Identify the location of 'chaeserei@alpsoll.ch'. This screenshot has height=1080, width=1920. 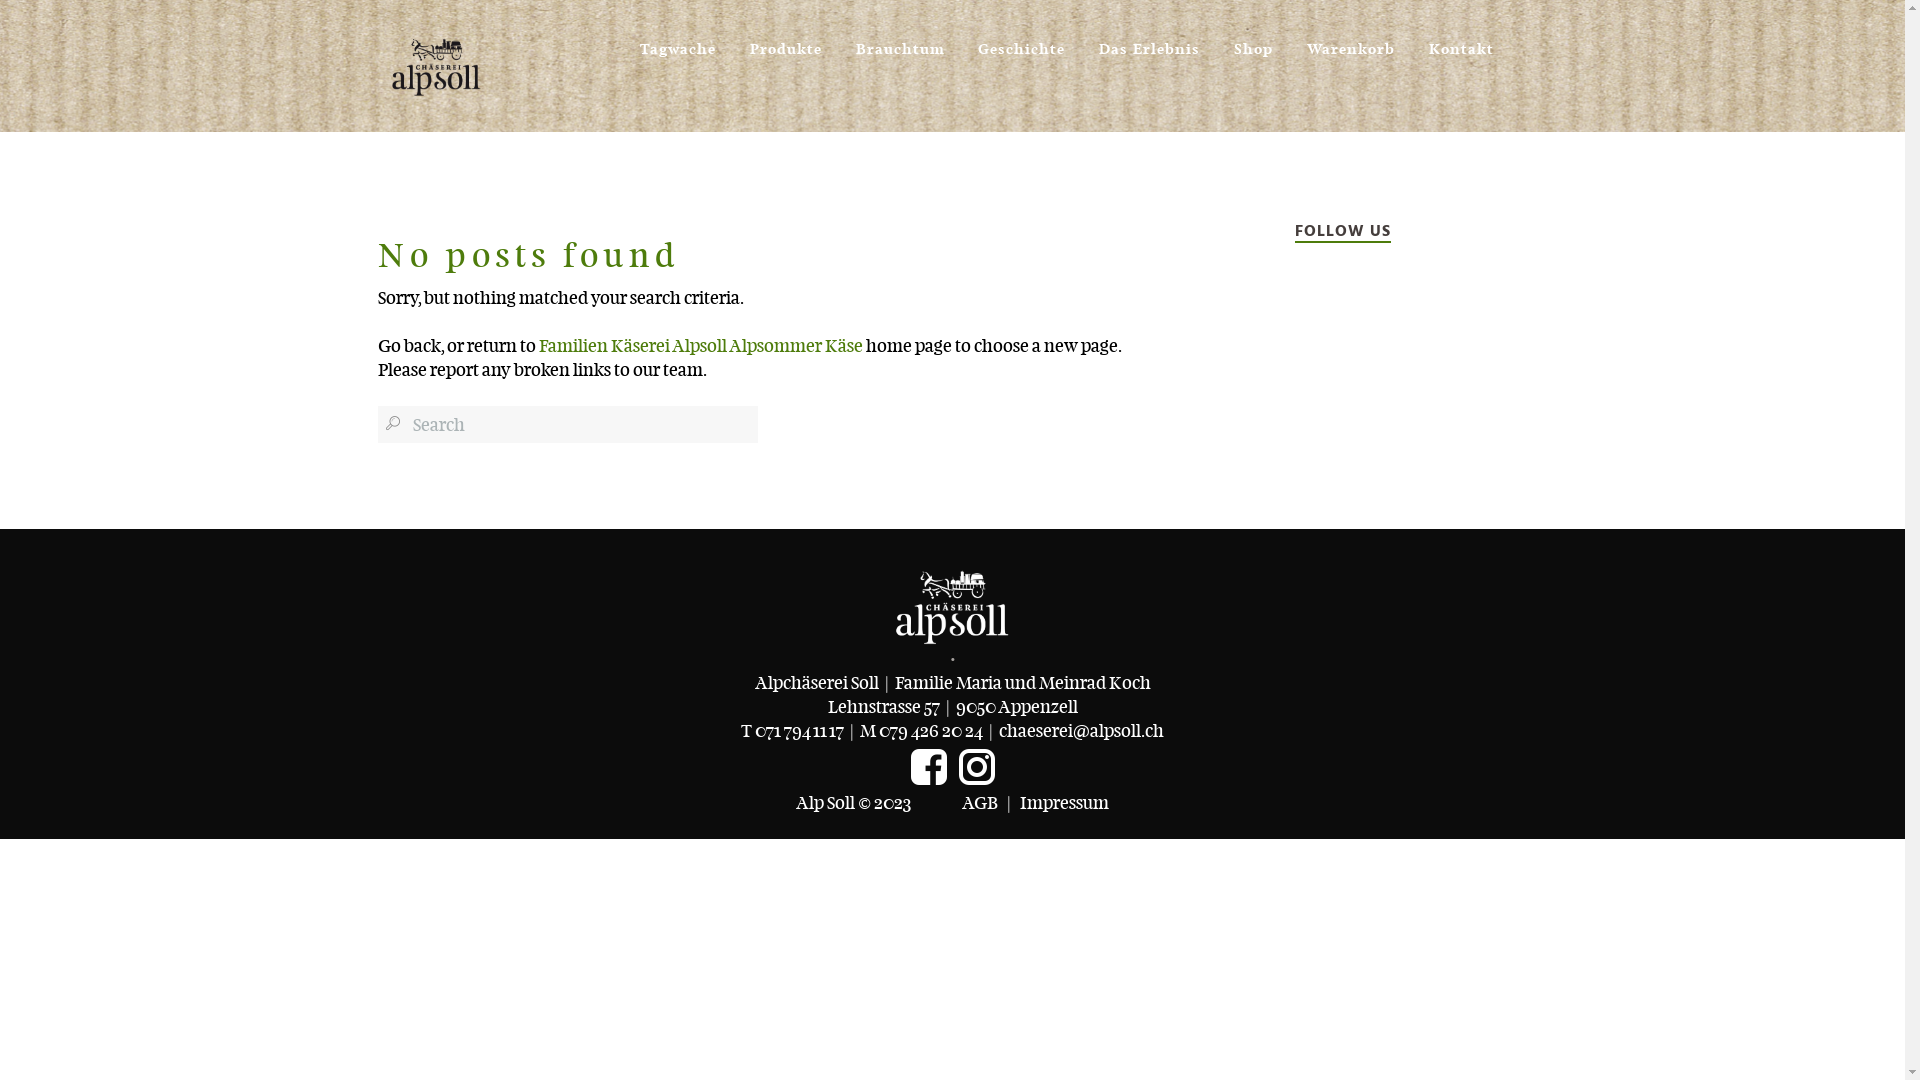
(998, 730).